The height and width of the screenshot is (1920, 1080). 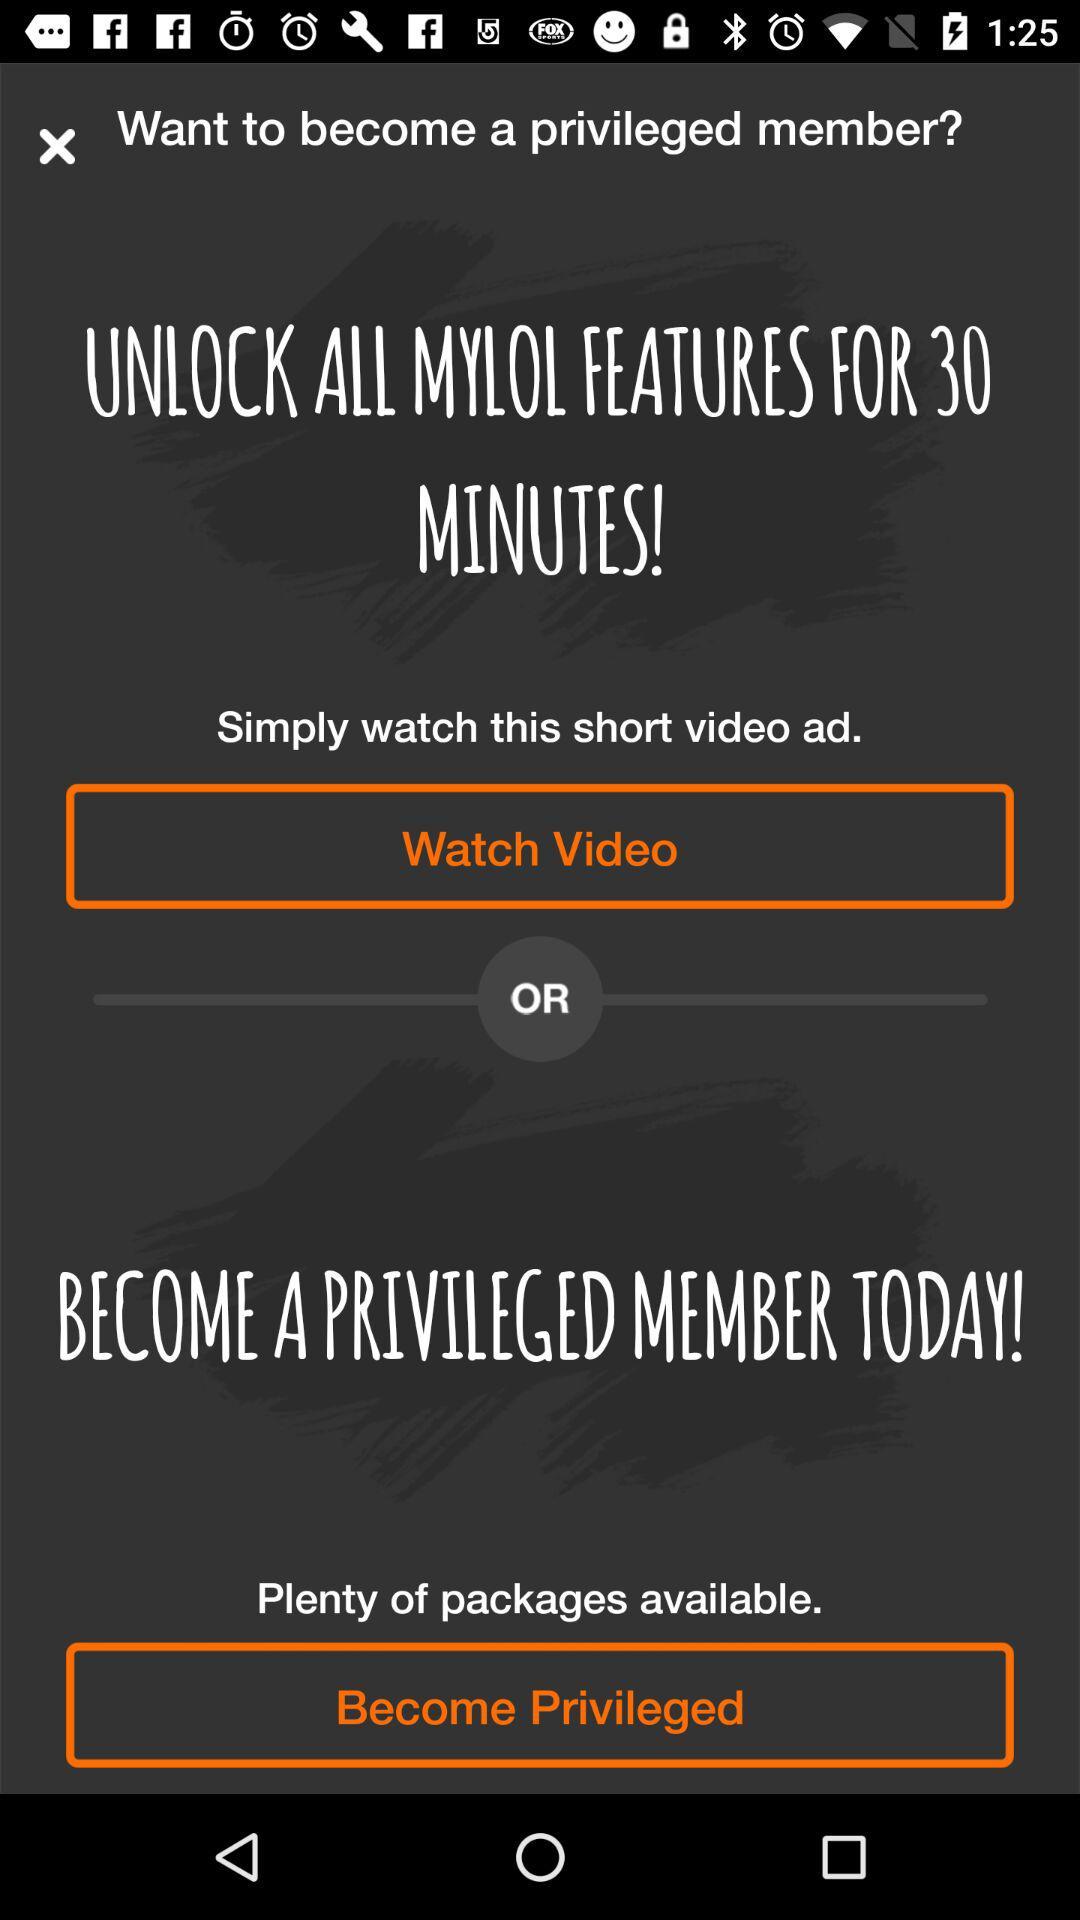 What do you see at coordinates (56, 145) in the screenshot?
I see `icon to the left of the want to become` at bounding box center [56, 145].